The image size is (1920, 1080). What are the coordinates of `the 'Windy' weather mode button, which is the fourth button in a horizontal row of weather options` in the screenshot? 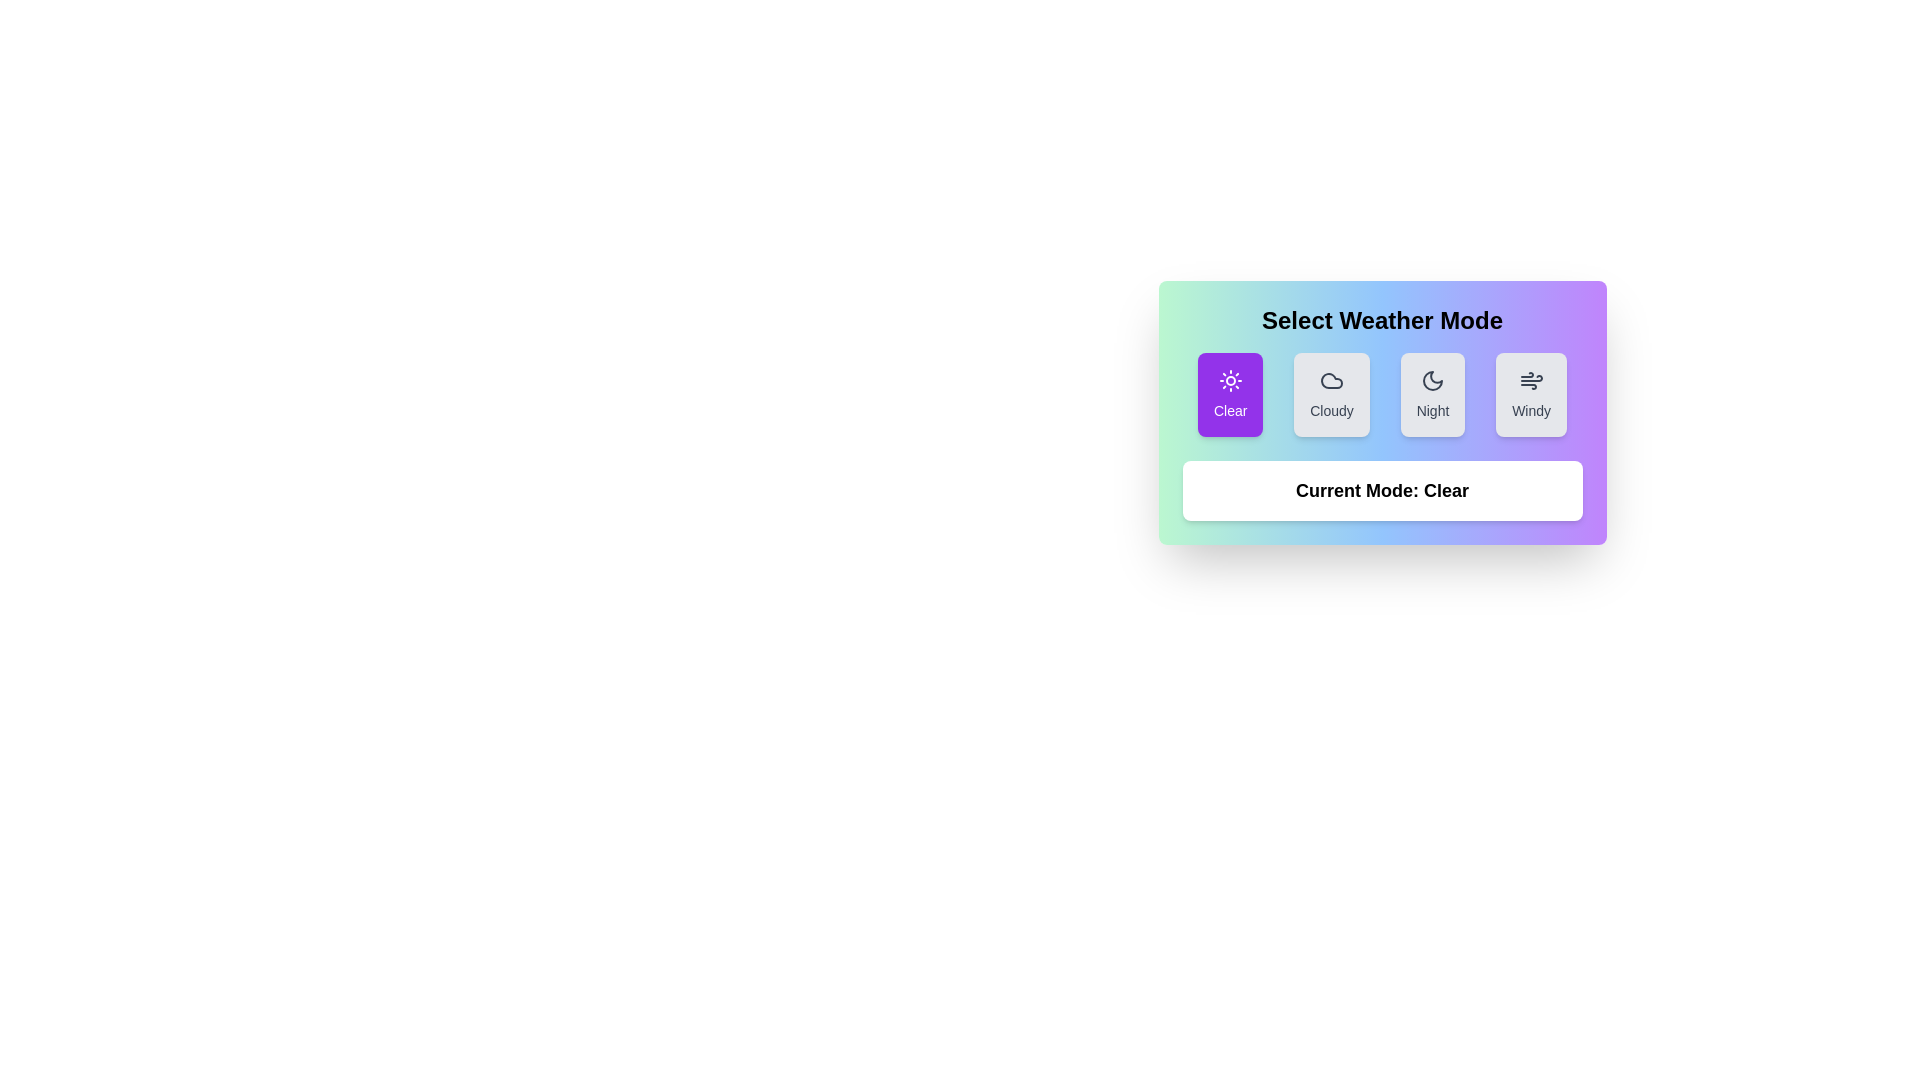 It's located at (1530, 394).